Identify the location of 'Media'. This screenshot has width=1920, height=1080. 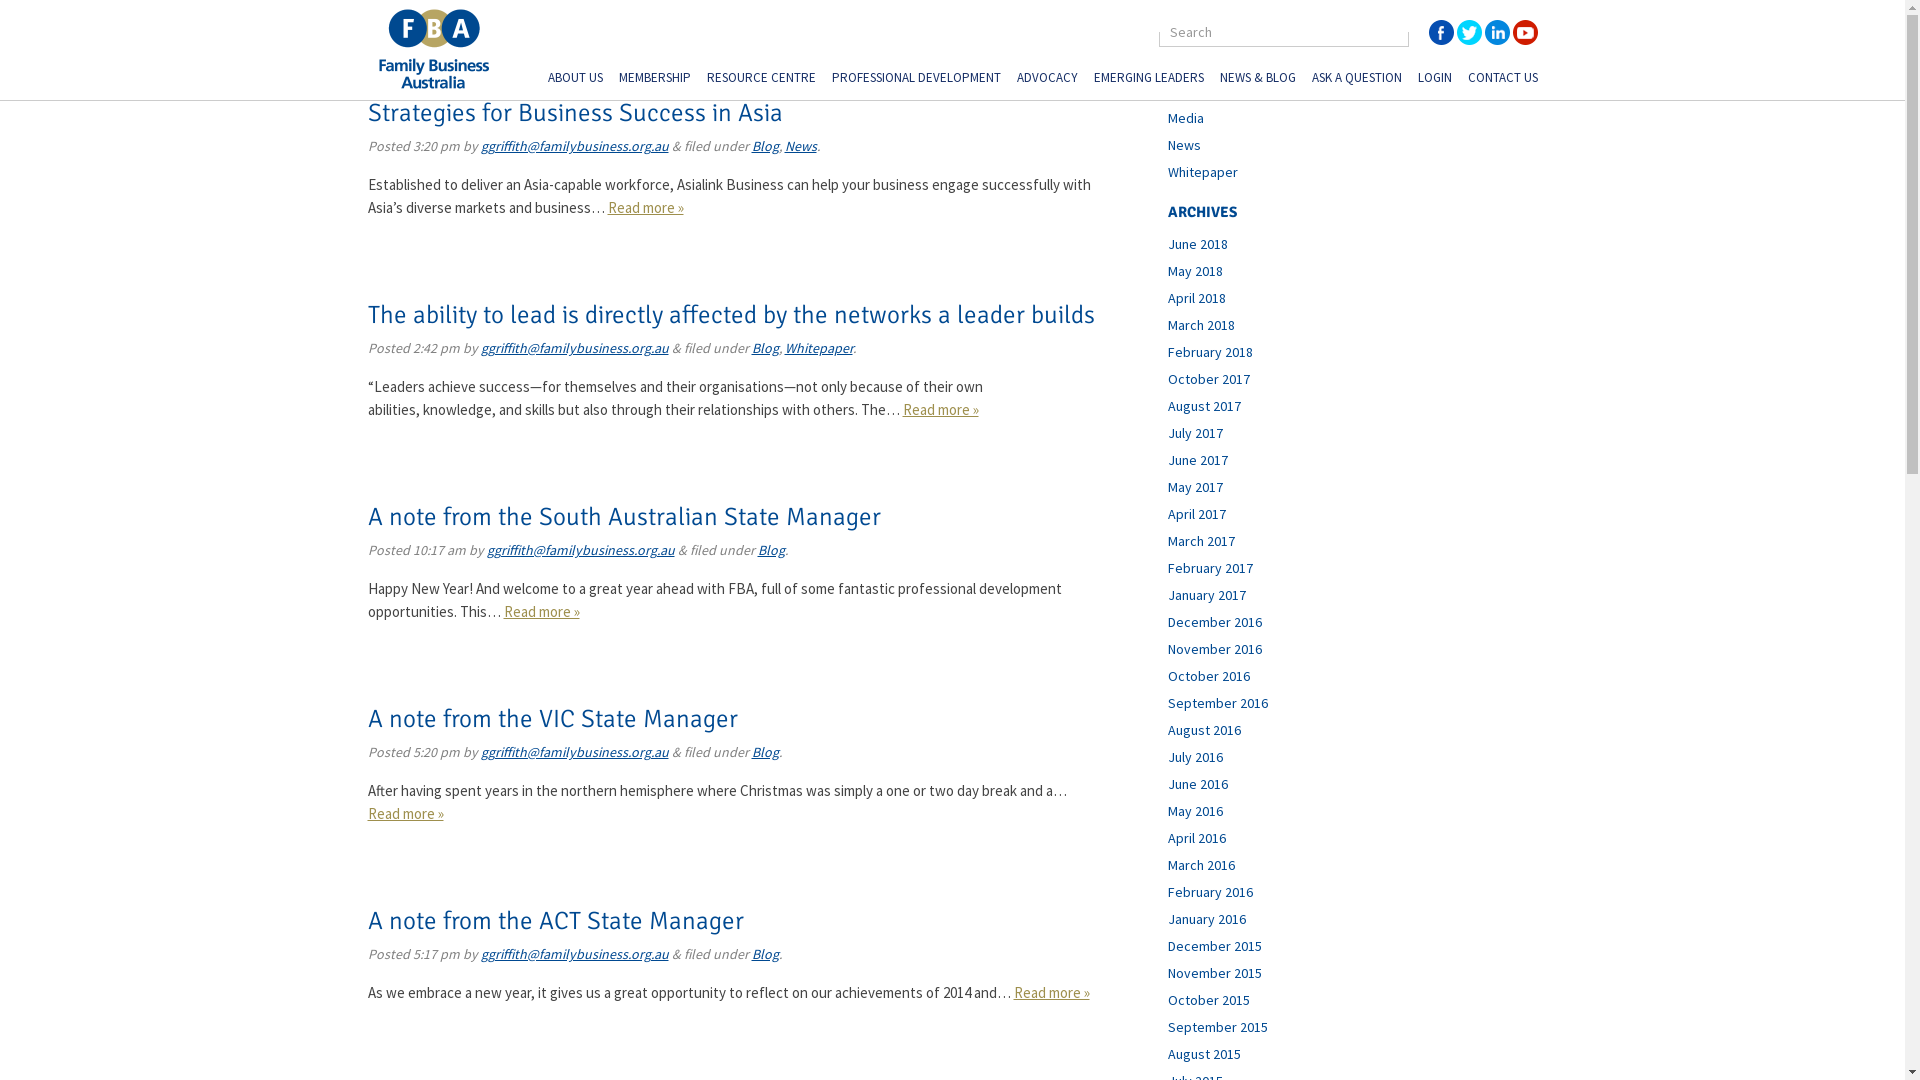
(1185, 118).